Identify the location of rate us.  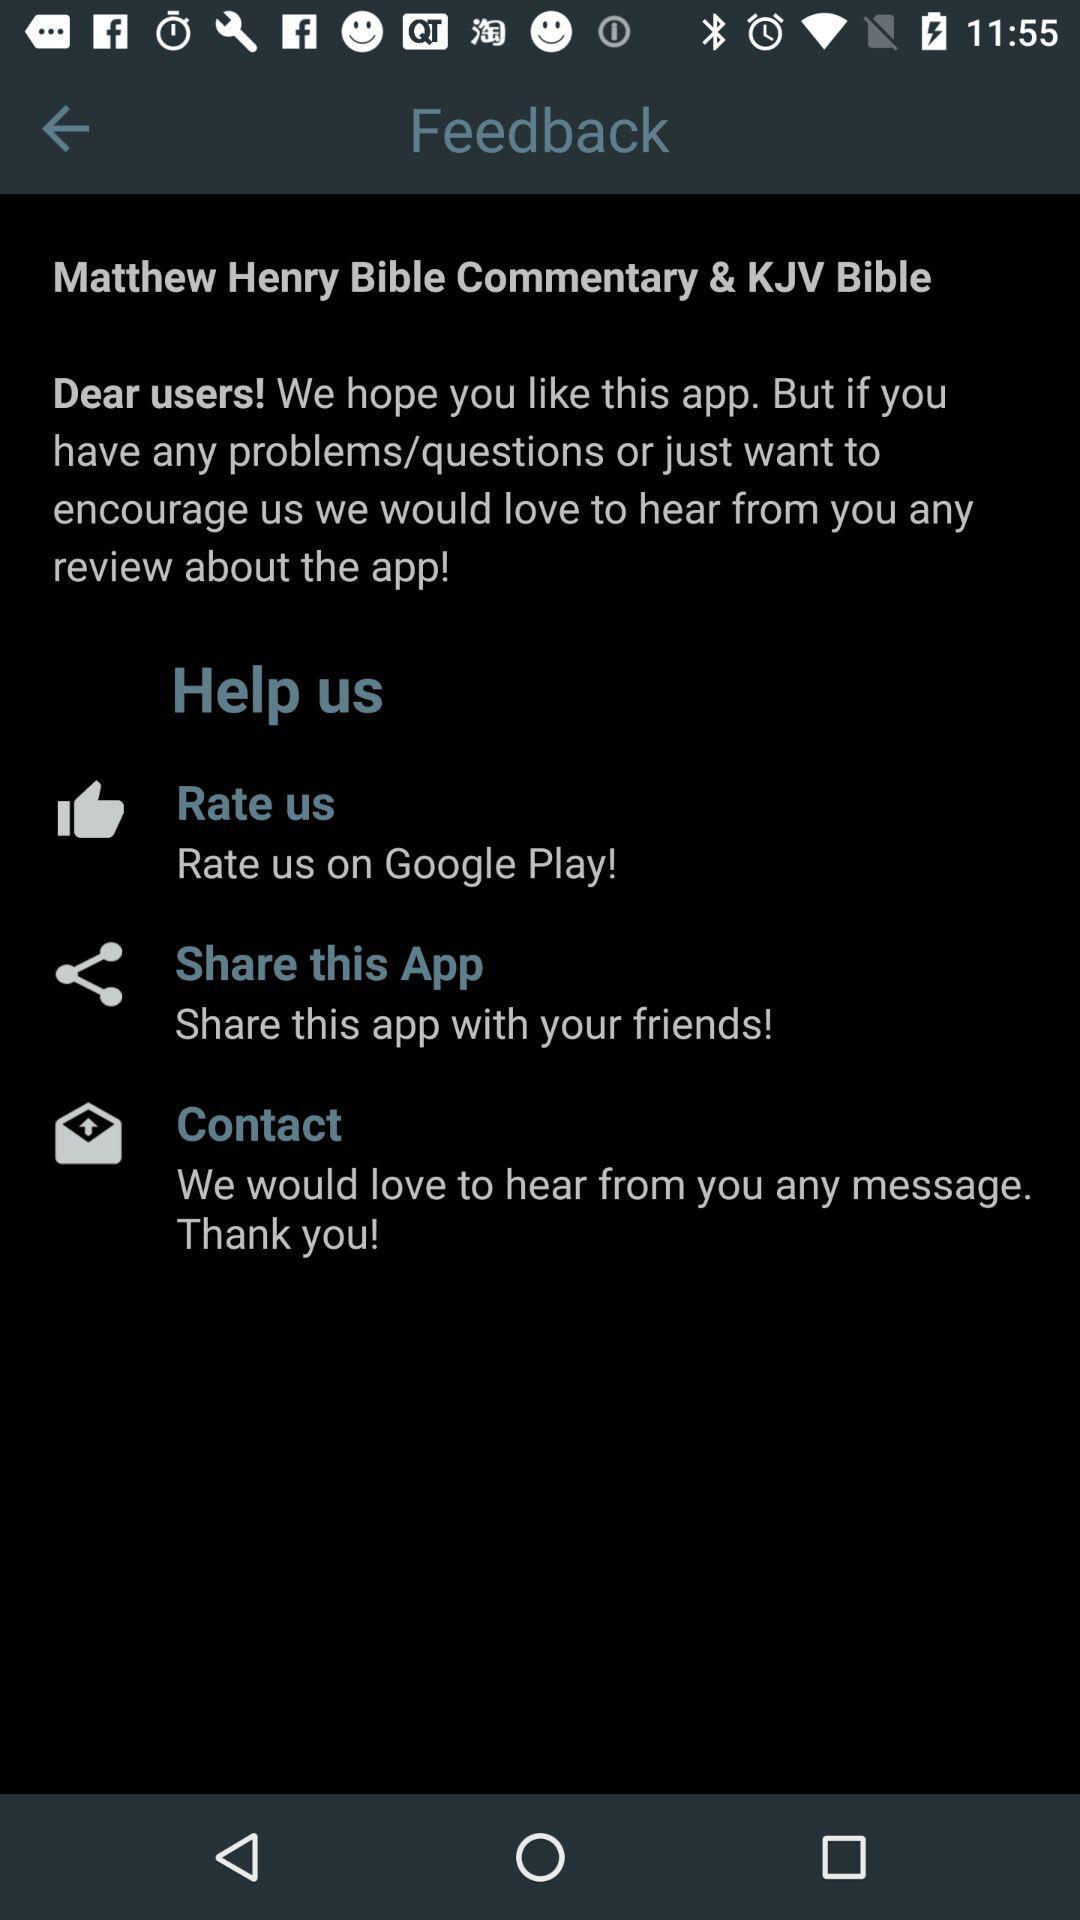
(87, 808).